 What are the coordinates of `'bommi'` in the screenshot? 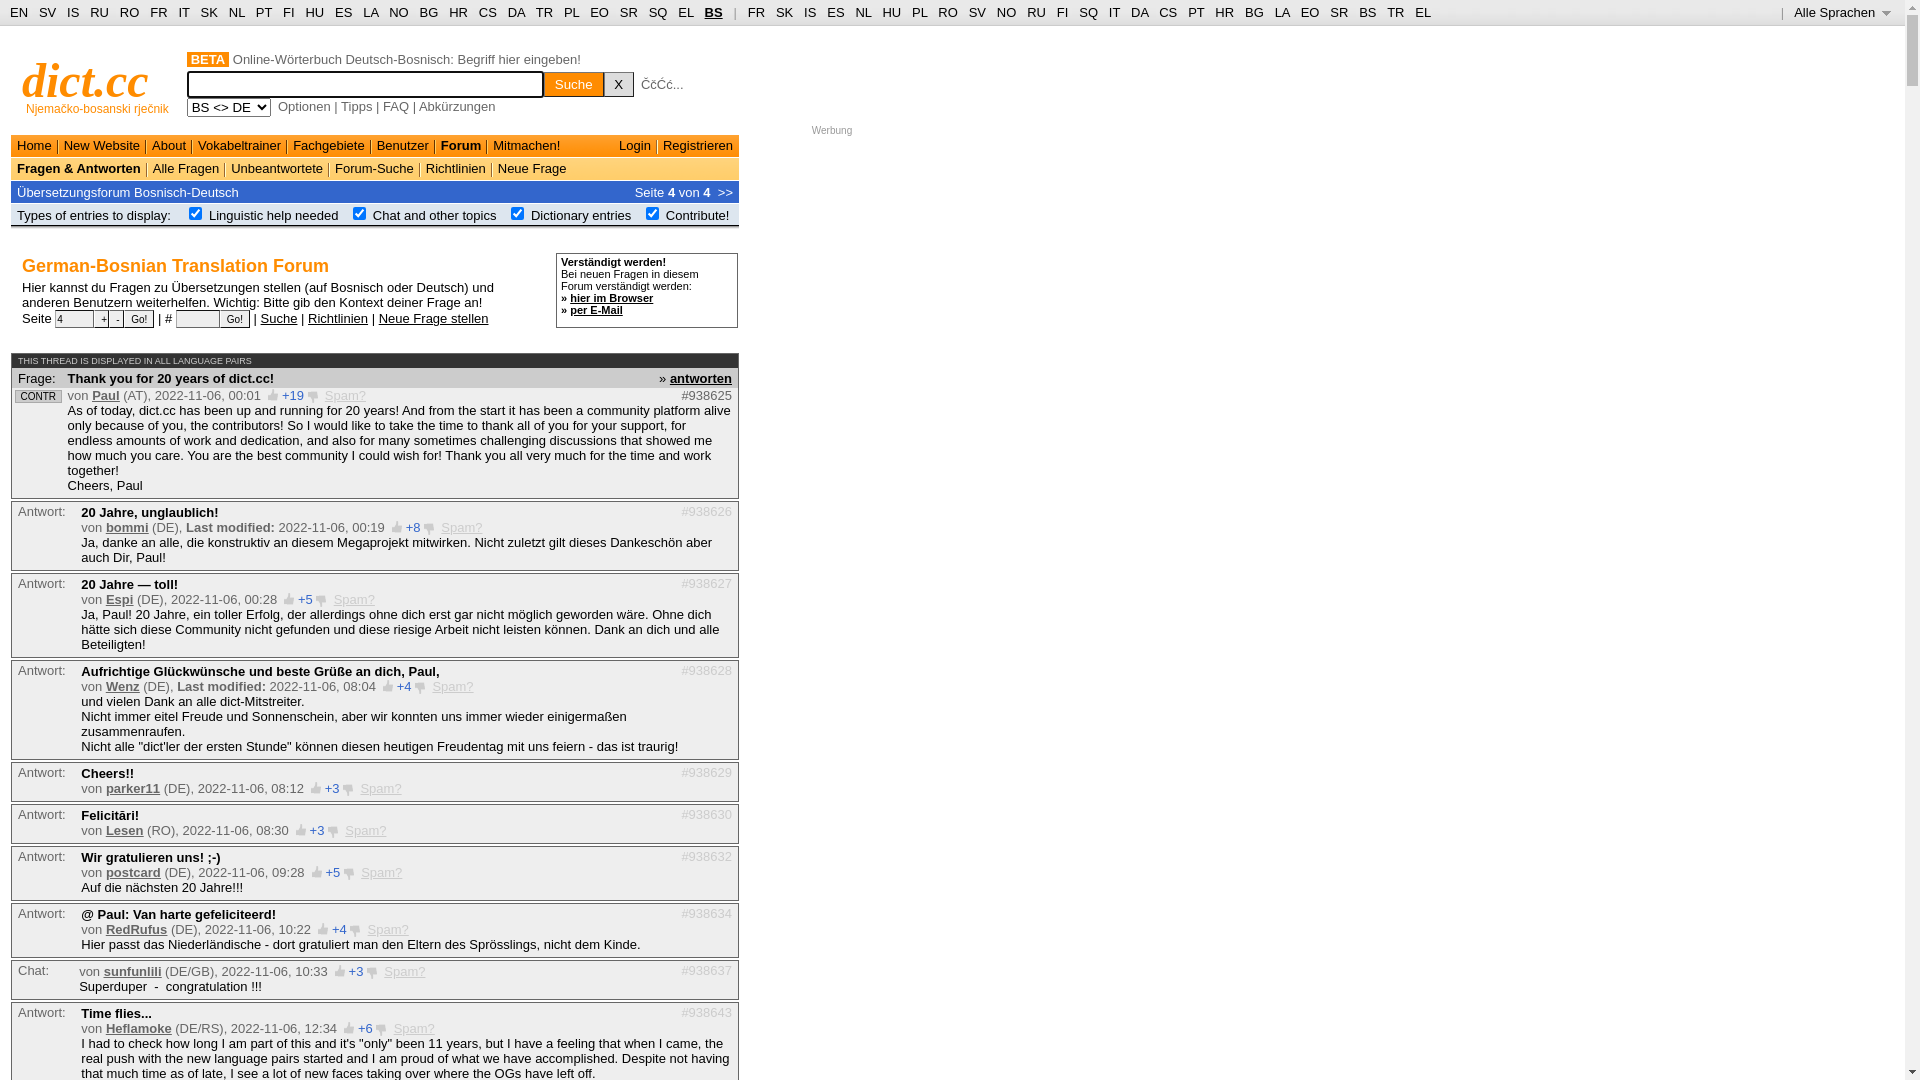 It's located at (126, 526).